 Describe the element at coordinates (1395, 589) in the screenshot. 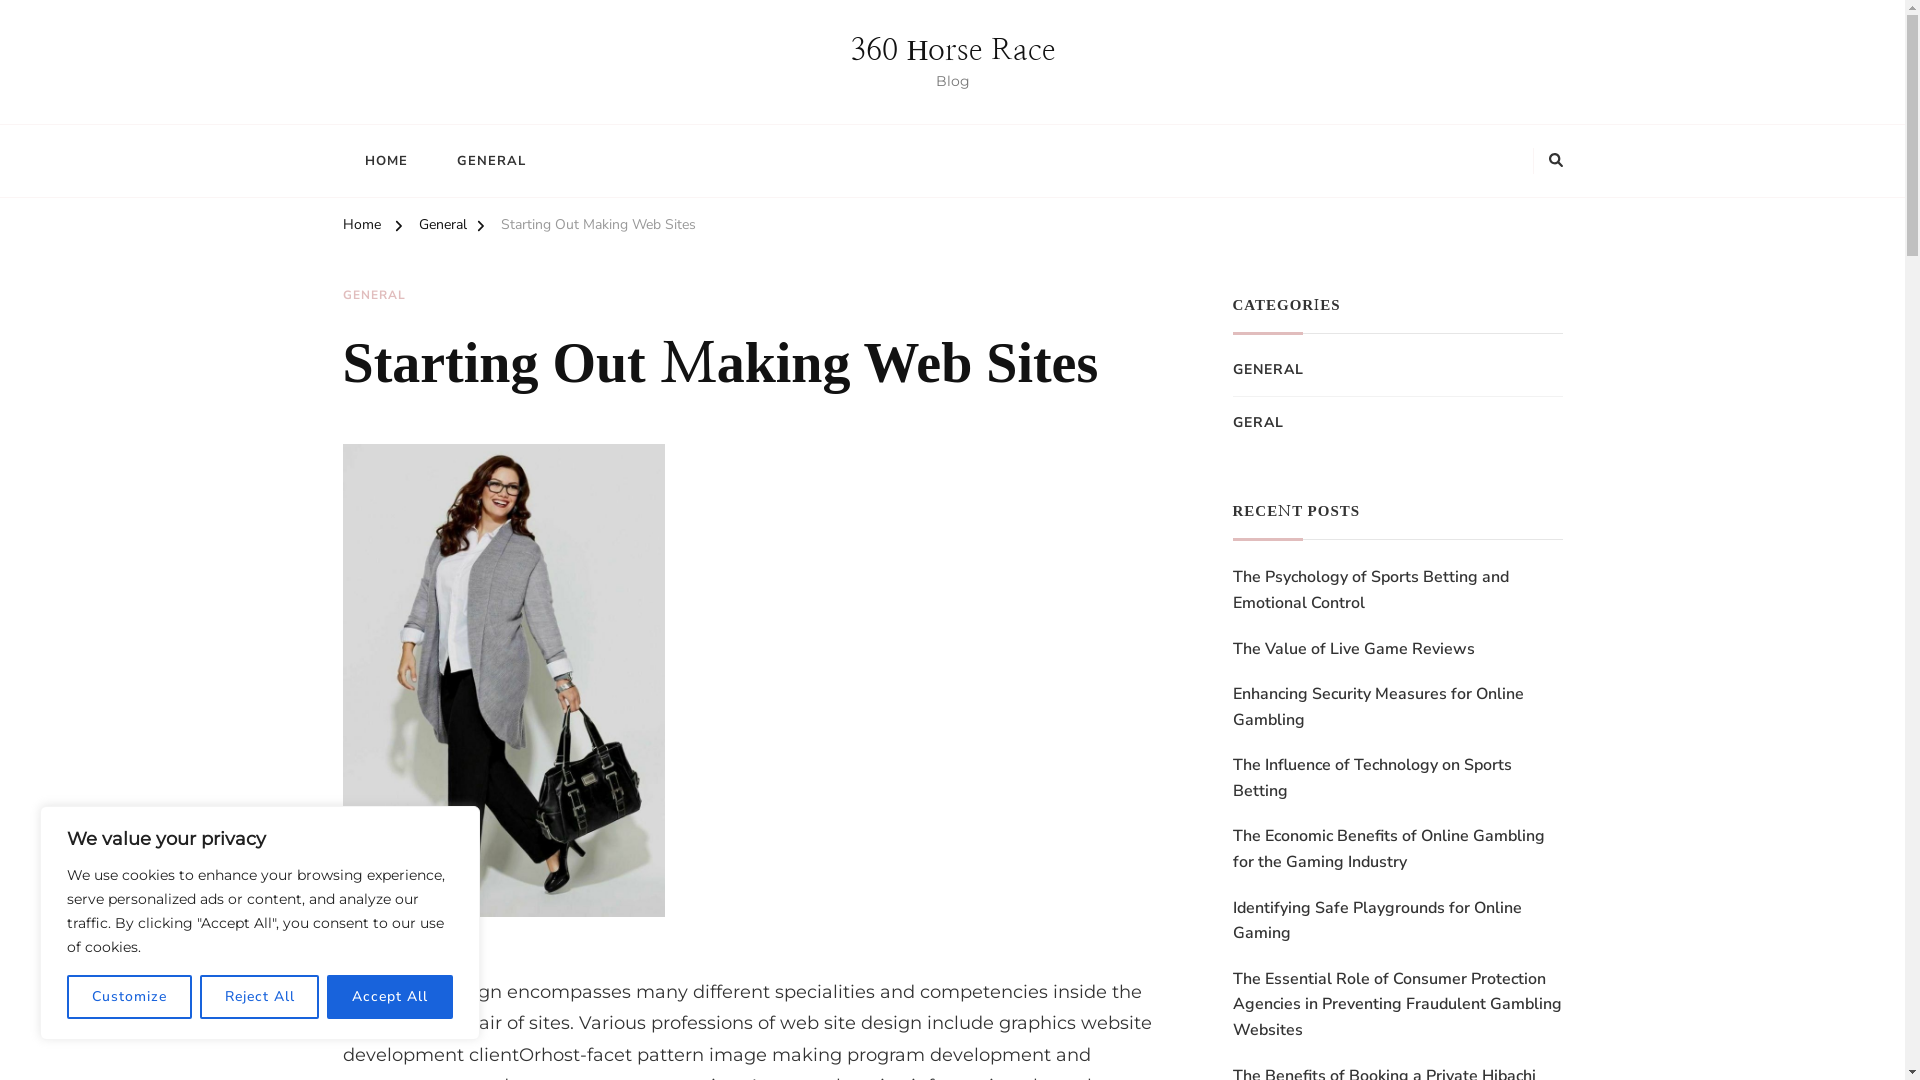

I see `'The Psychology of Sports Betting and Emotional Control'` at that location.